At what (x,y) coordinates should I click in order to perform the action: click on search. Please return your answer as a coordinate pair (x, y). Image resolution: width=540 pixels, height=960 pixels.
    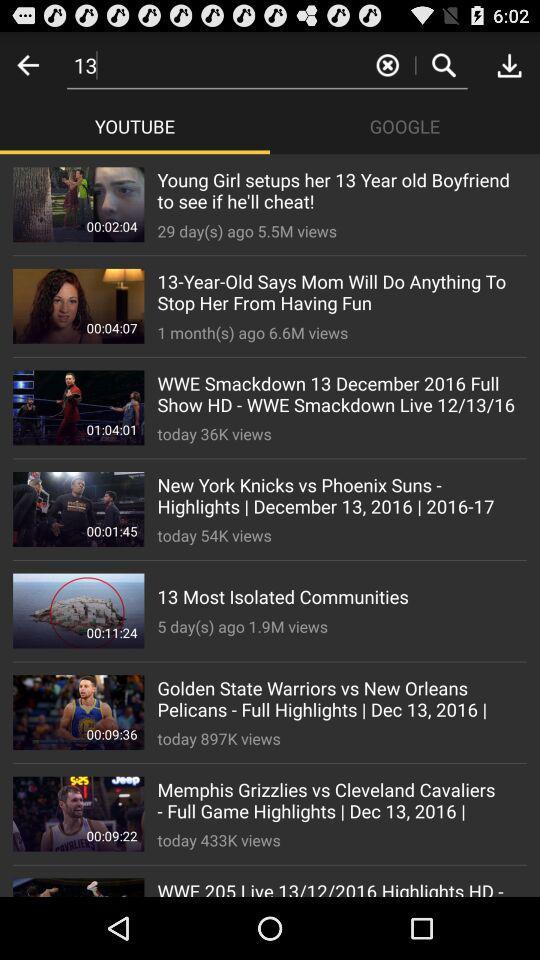
    Looking at the image, I should click on (443, 64).